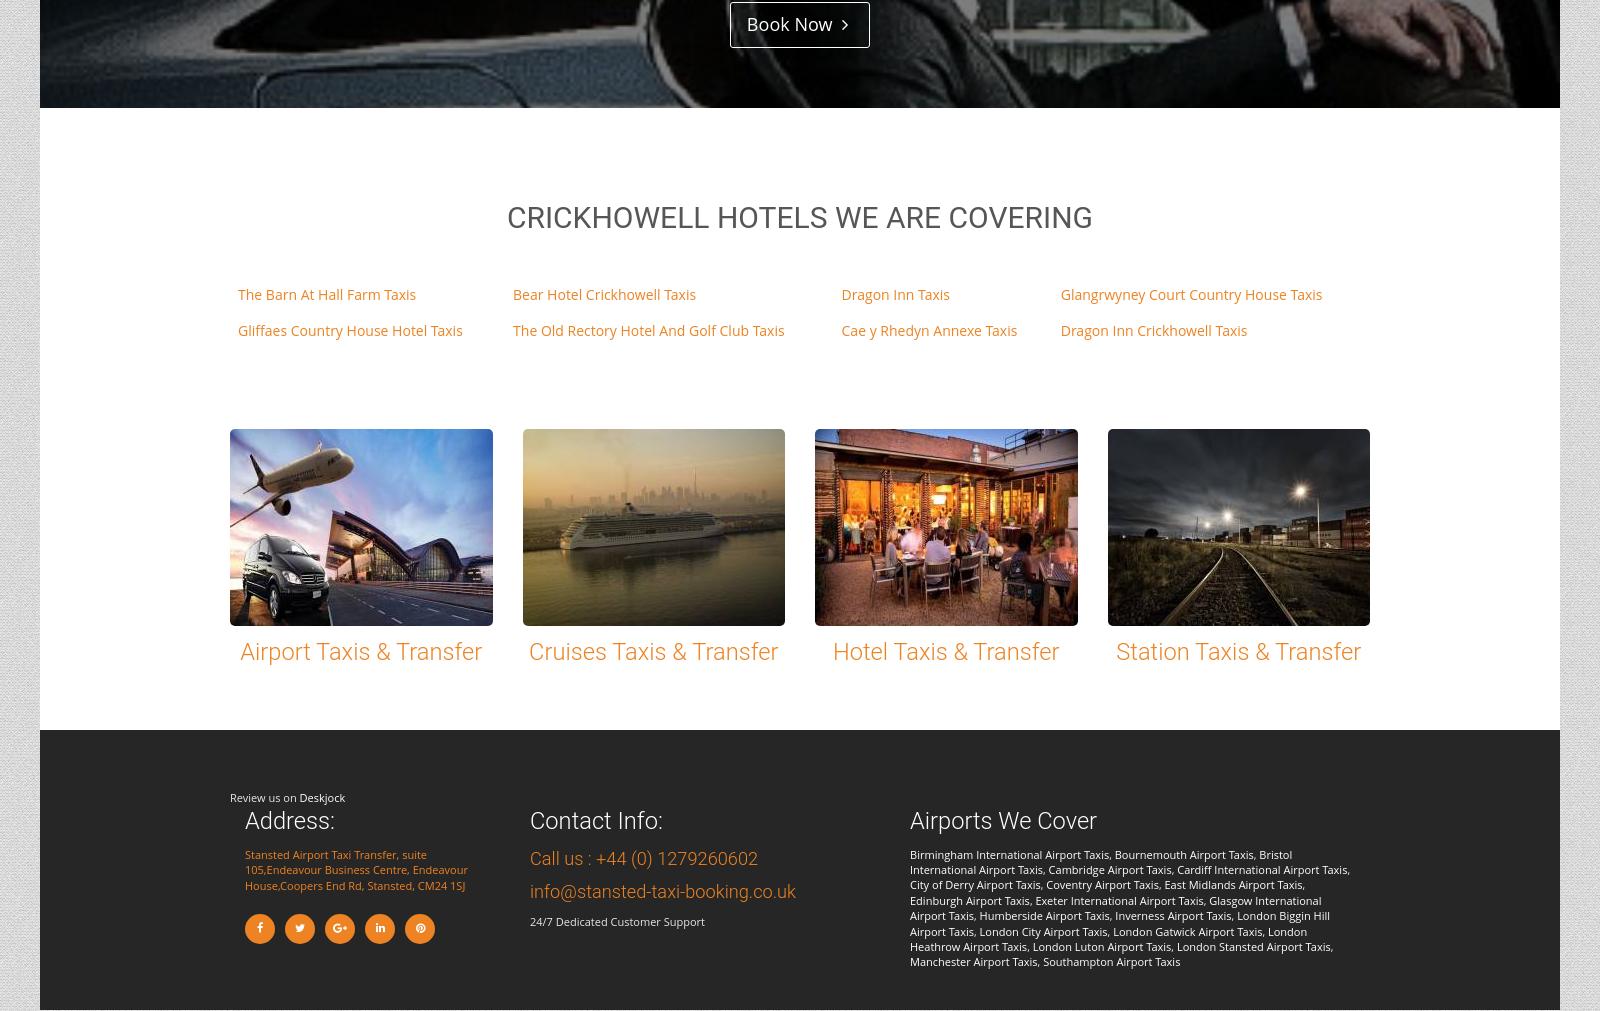  Describe the element at coordinates (1183, 853) in the screenshot. I see `'Bournemouth Airport Taxis'` at that location.